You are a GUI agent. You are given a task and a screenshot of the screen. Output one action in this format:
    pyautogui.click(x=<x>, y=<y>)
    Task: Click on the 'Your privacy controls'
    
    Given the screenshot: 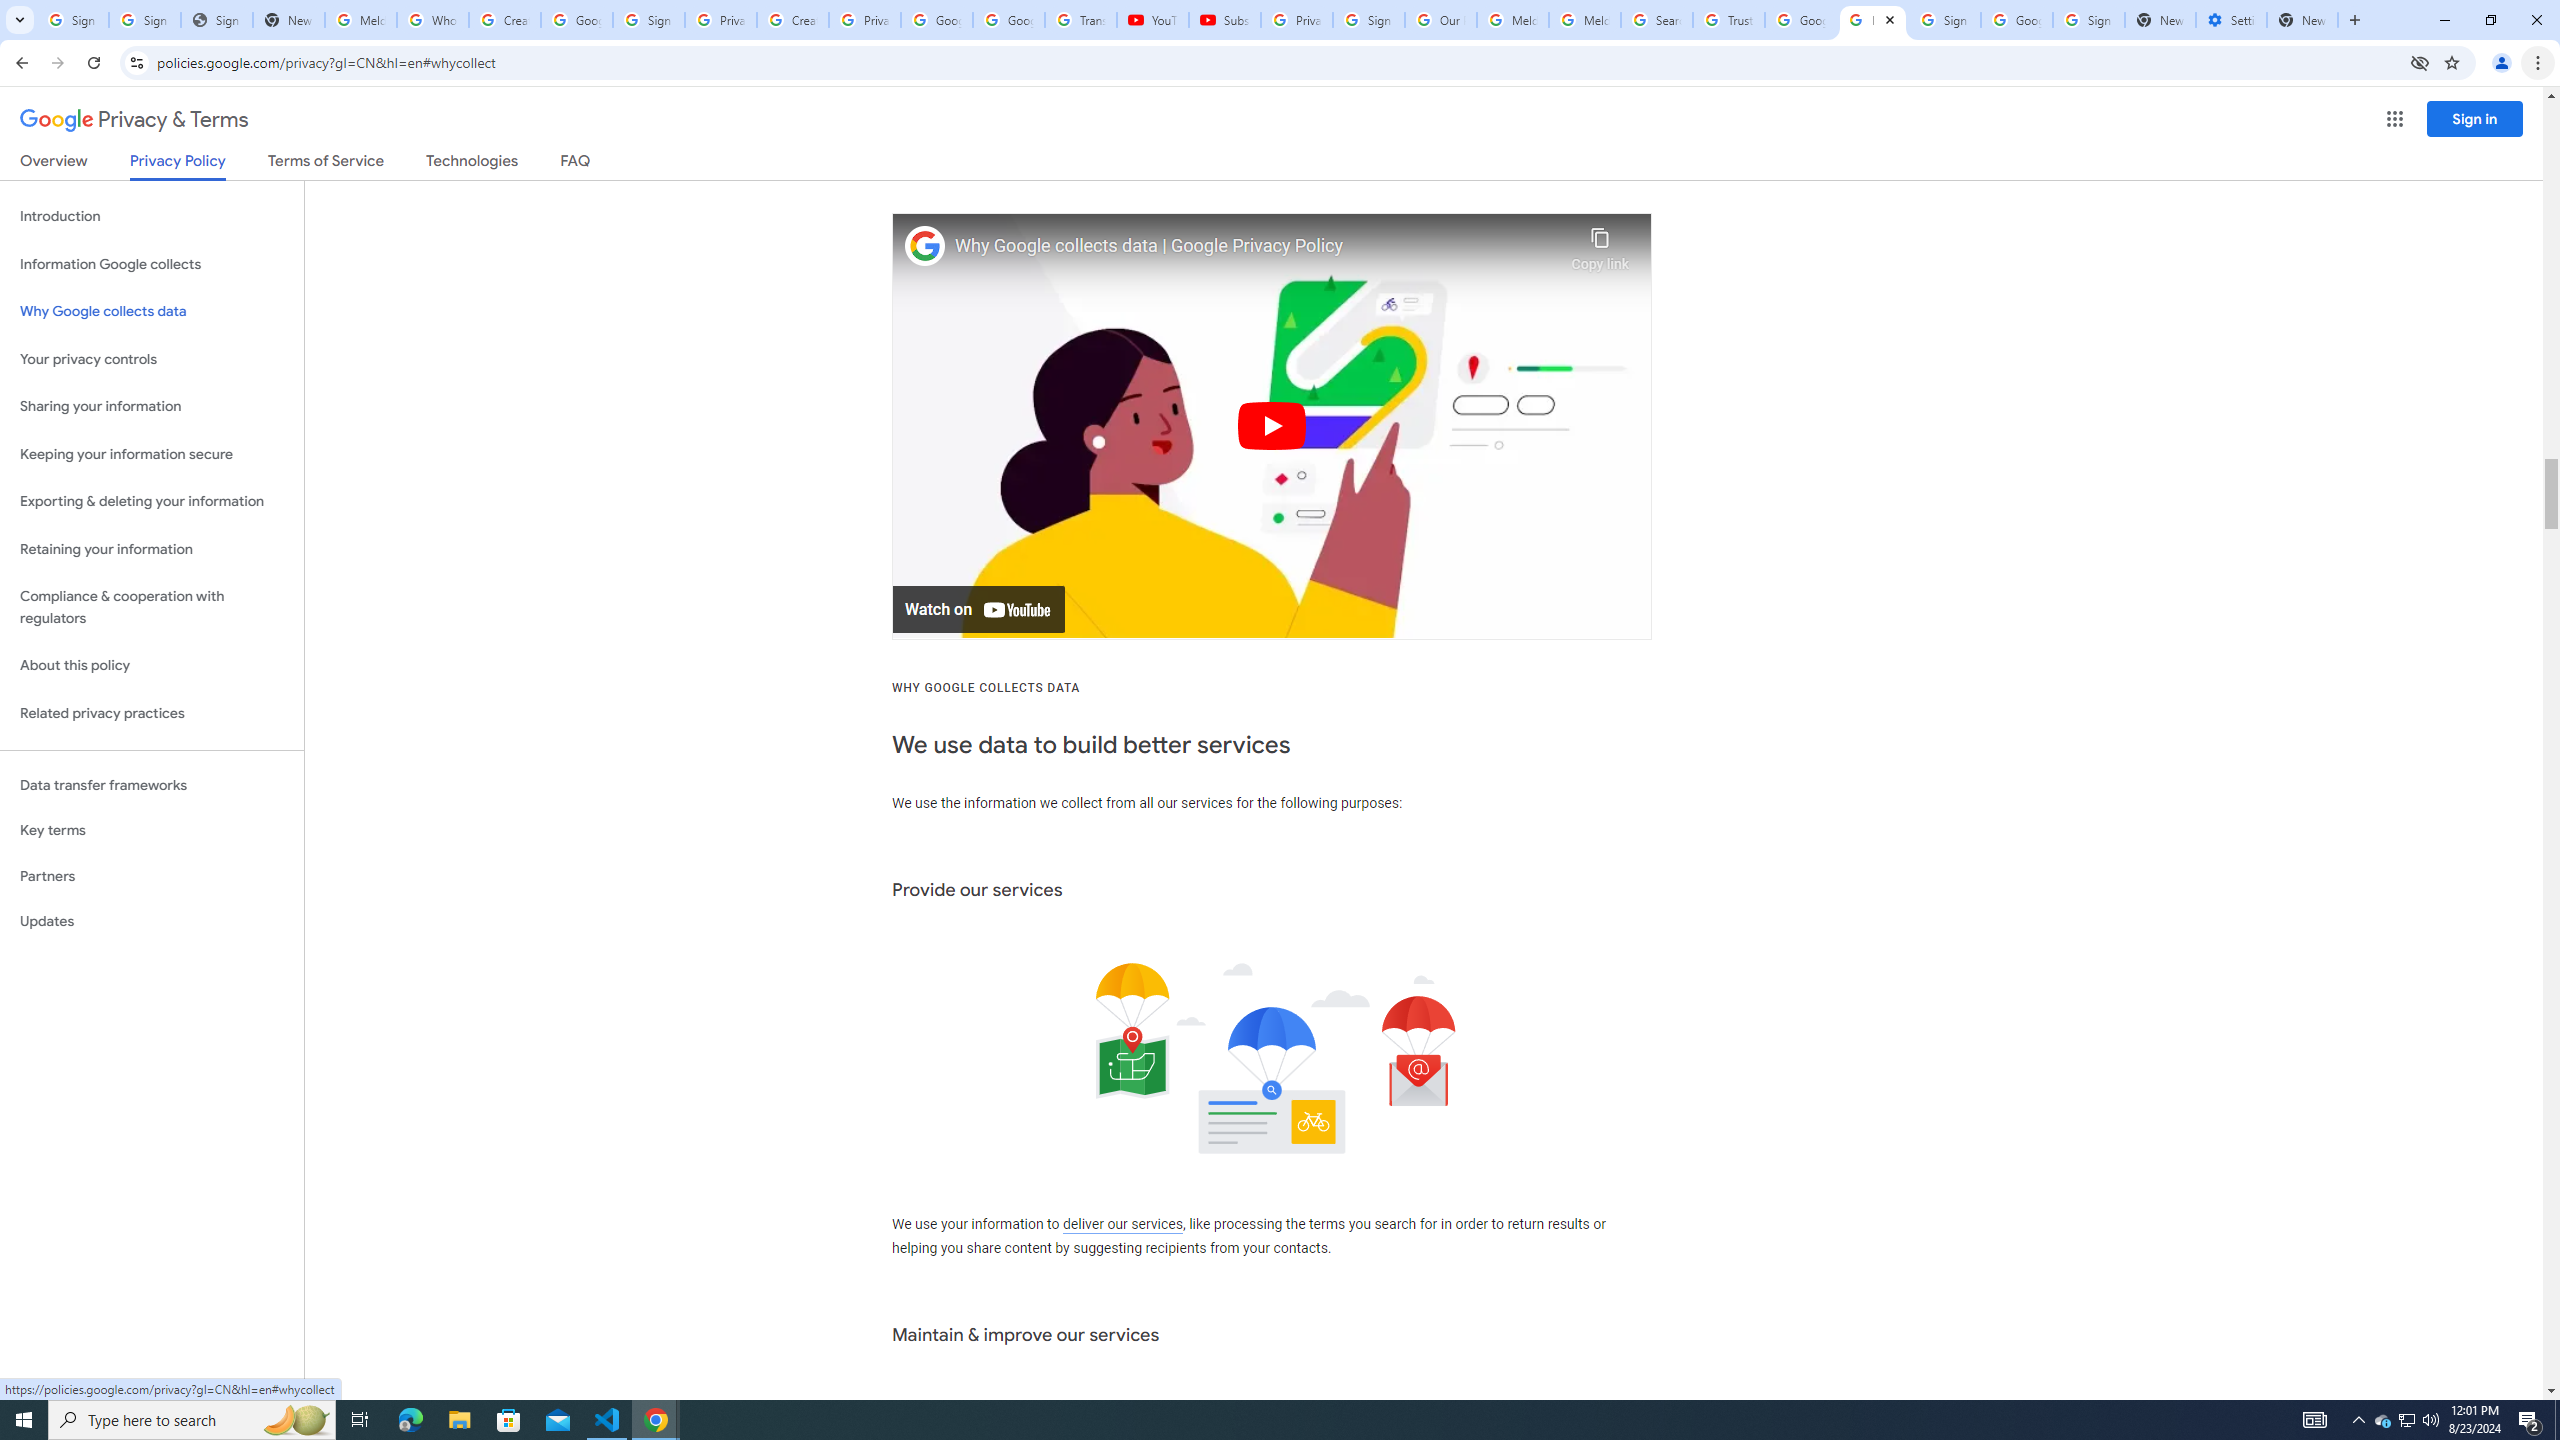 What is the action you would take?
    pyautogui.click(x=151, y=360)
    